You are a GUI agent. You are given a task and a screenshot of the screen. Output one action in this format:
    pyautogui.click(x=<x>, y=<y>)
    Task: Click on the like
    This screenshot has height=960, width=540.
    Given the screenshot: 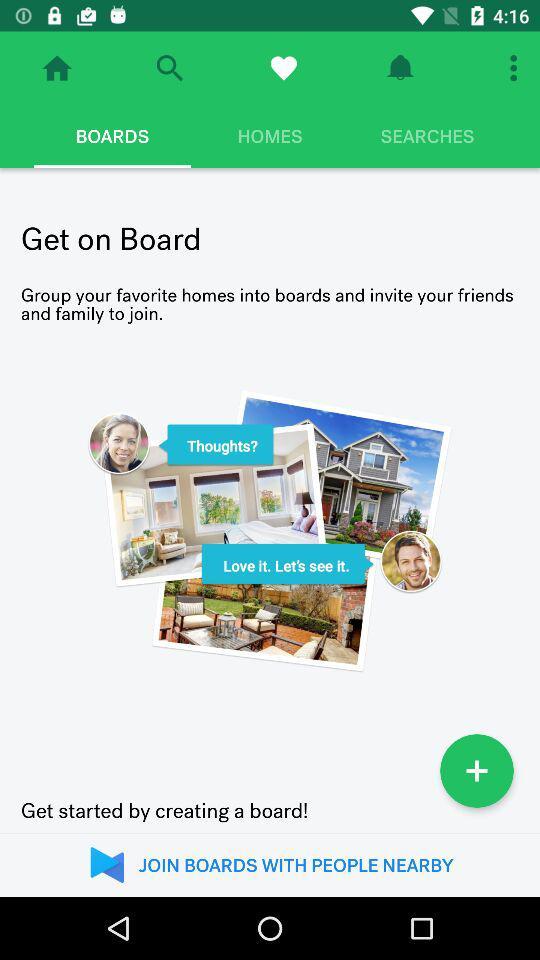 What is the action you would take?
    pyautogui.click(x=282, y=68)
    